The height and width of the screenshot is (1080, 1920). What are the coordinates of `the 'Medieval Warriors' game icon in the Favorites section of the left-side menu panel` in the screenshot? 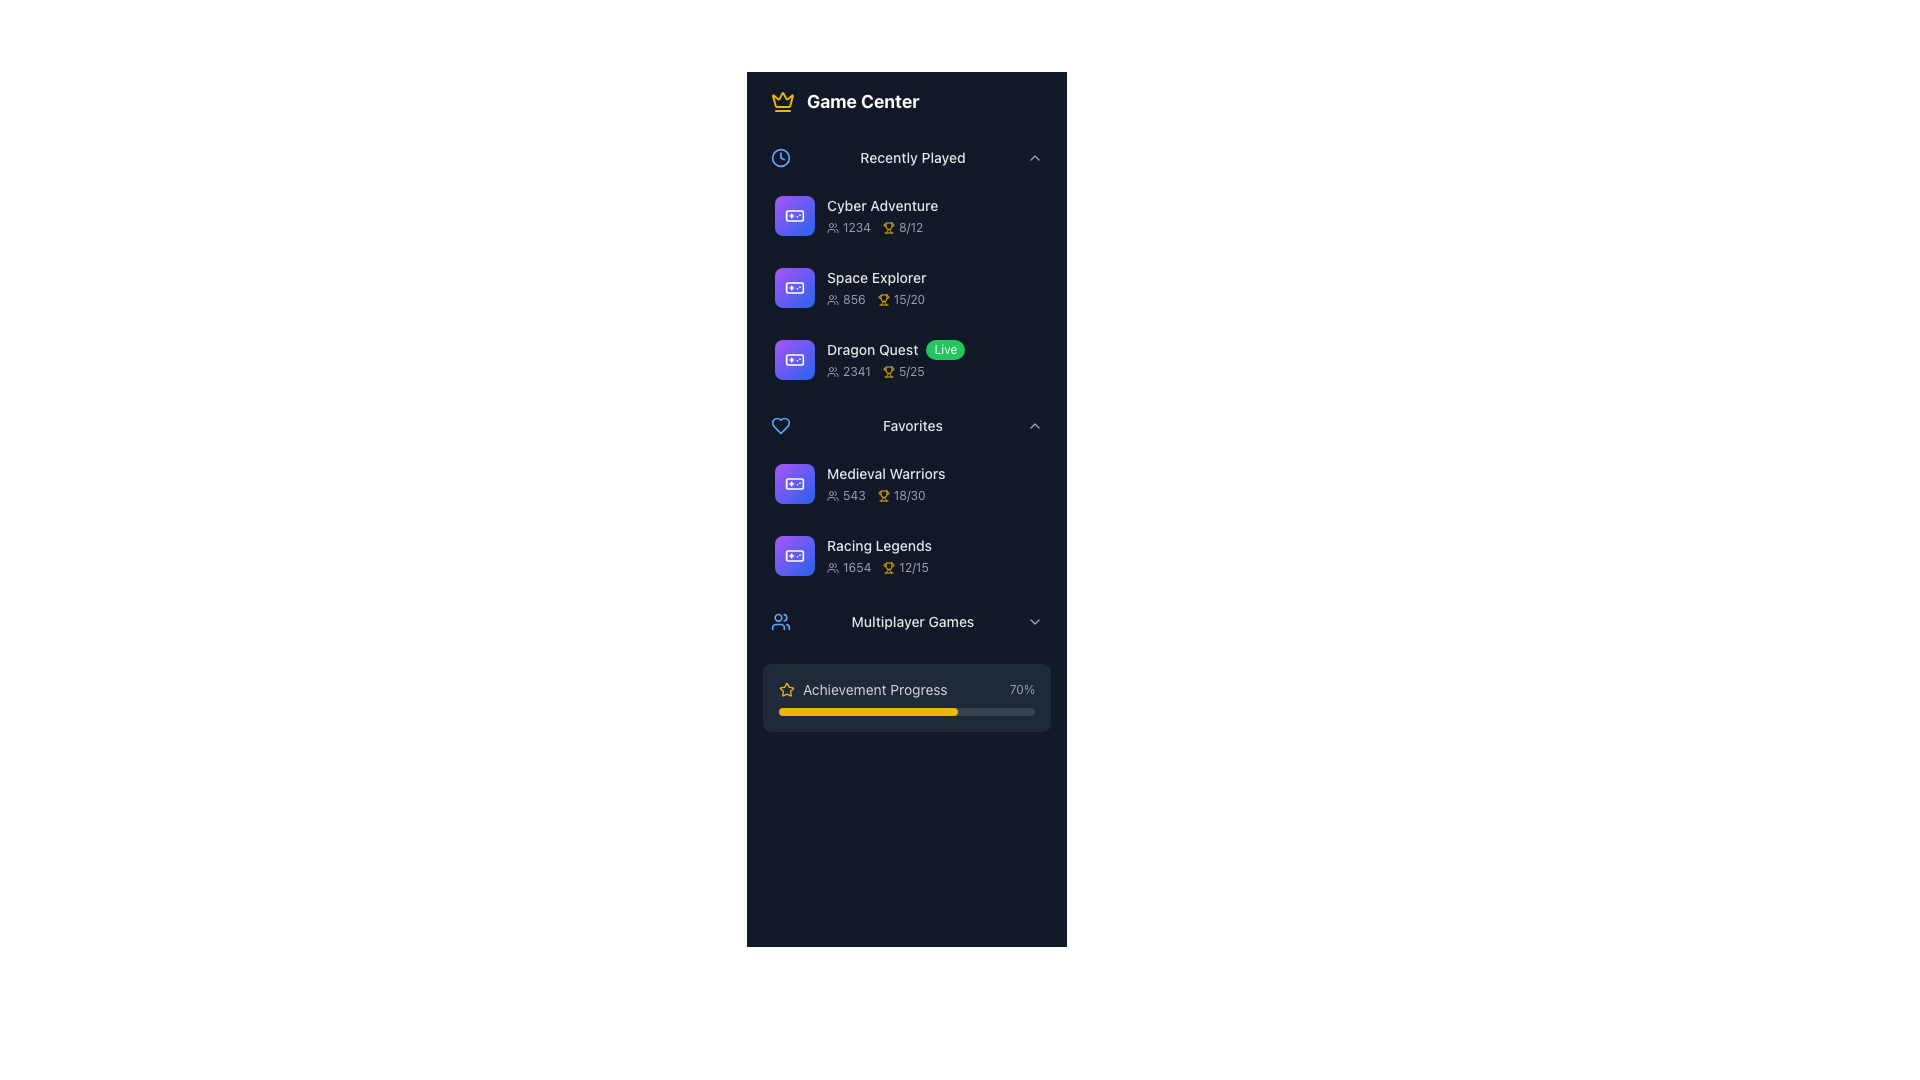 It's located at (794, 483).